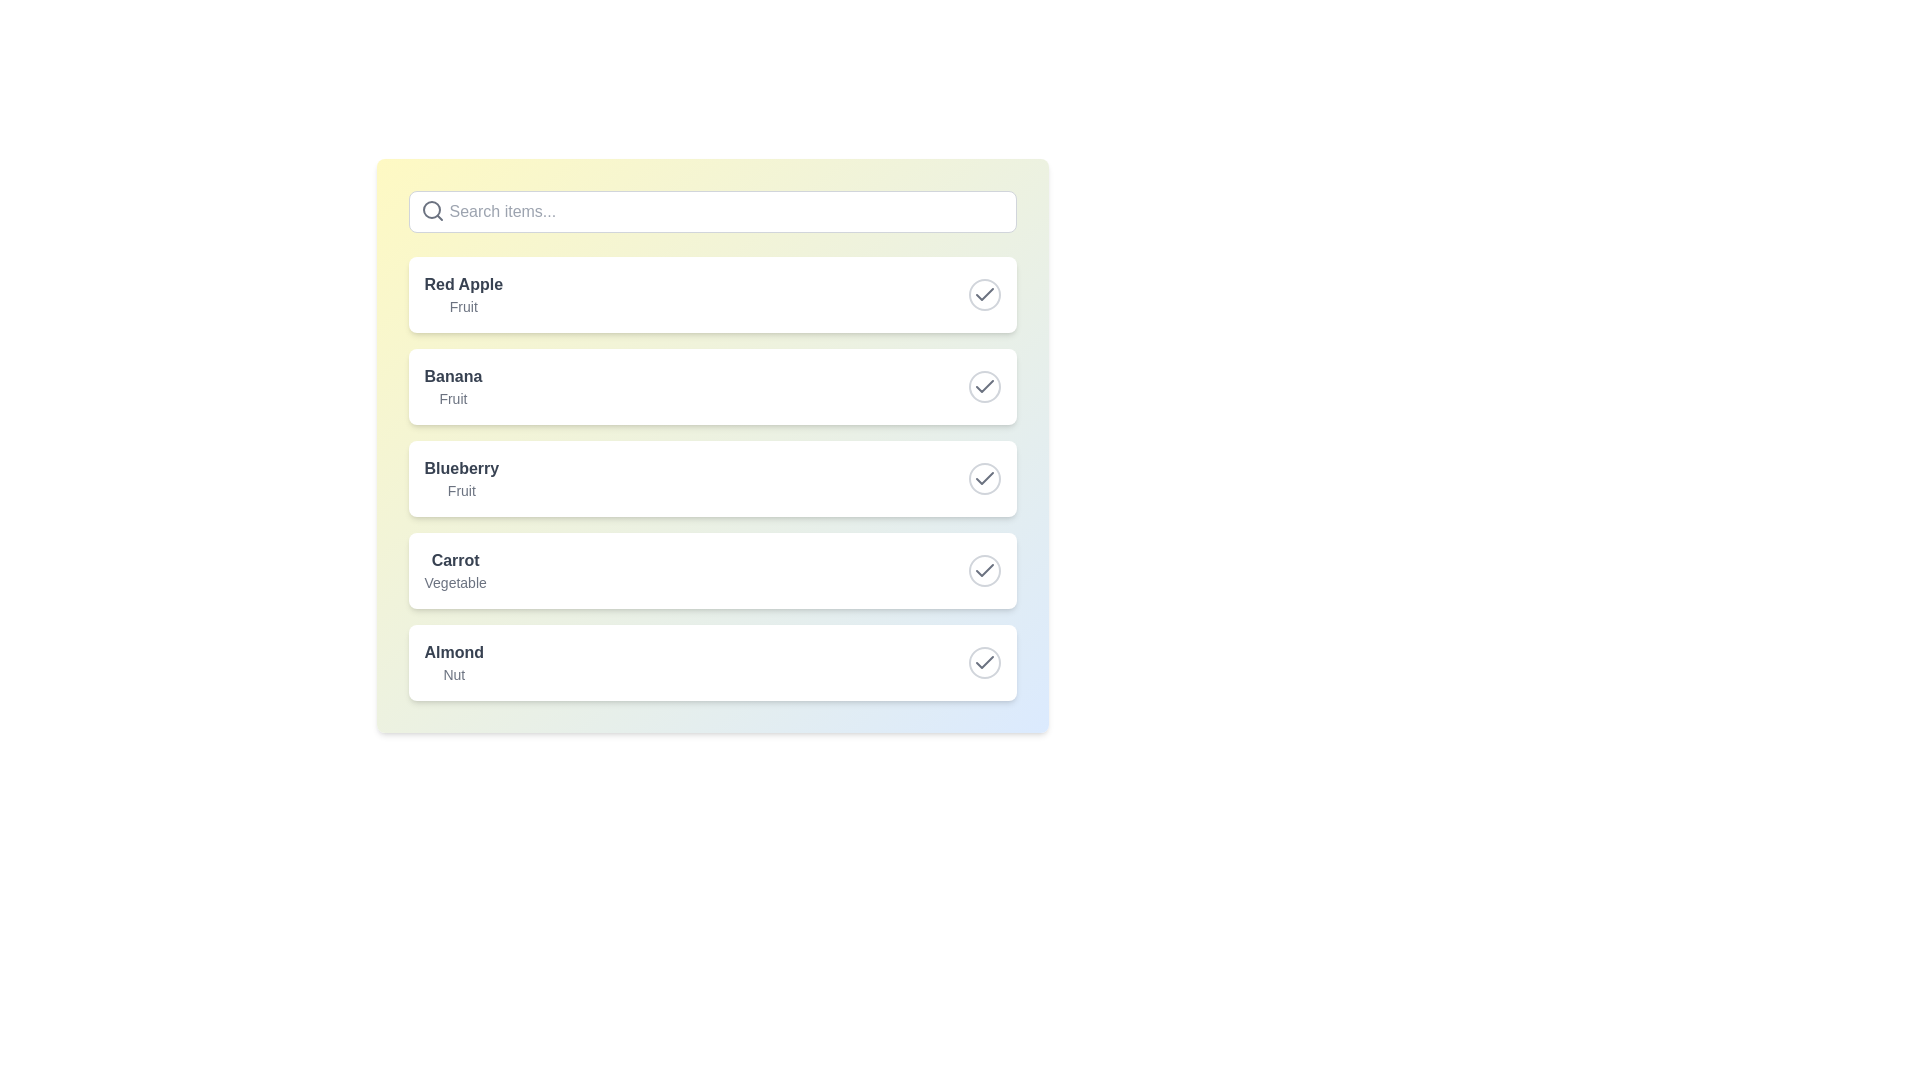 The width and height of the screenshot is (1920, 1080). What do you see at coordinates (984, 386) in the screenshot?
I see `the checkmark icon that indicates the selection or completion status of the 'Banana' list item, which is the second item in a vertical stack` at bounding box center [984, 386].